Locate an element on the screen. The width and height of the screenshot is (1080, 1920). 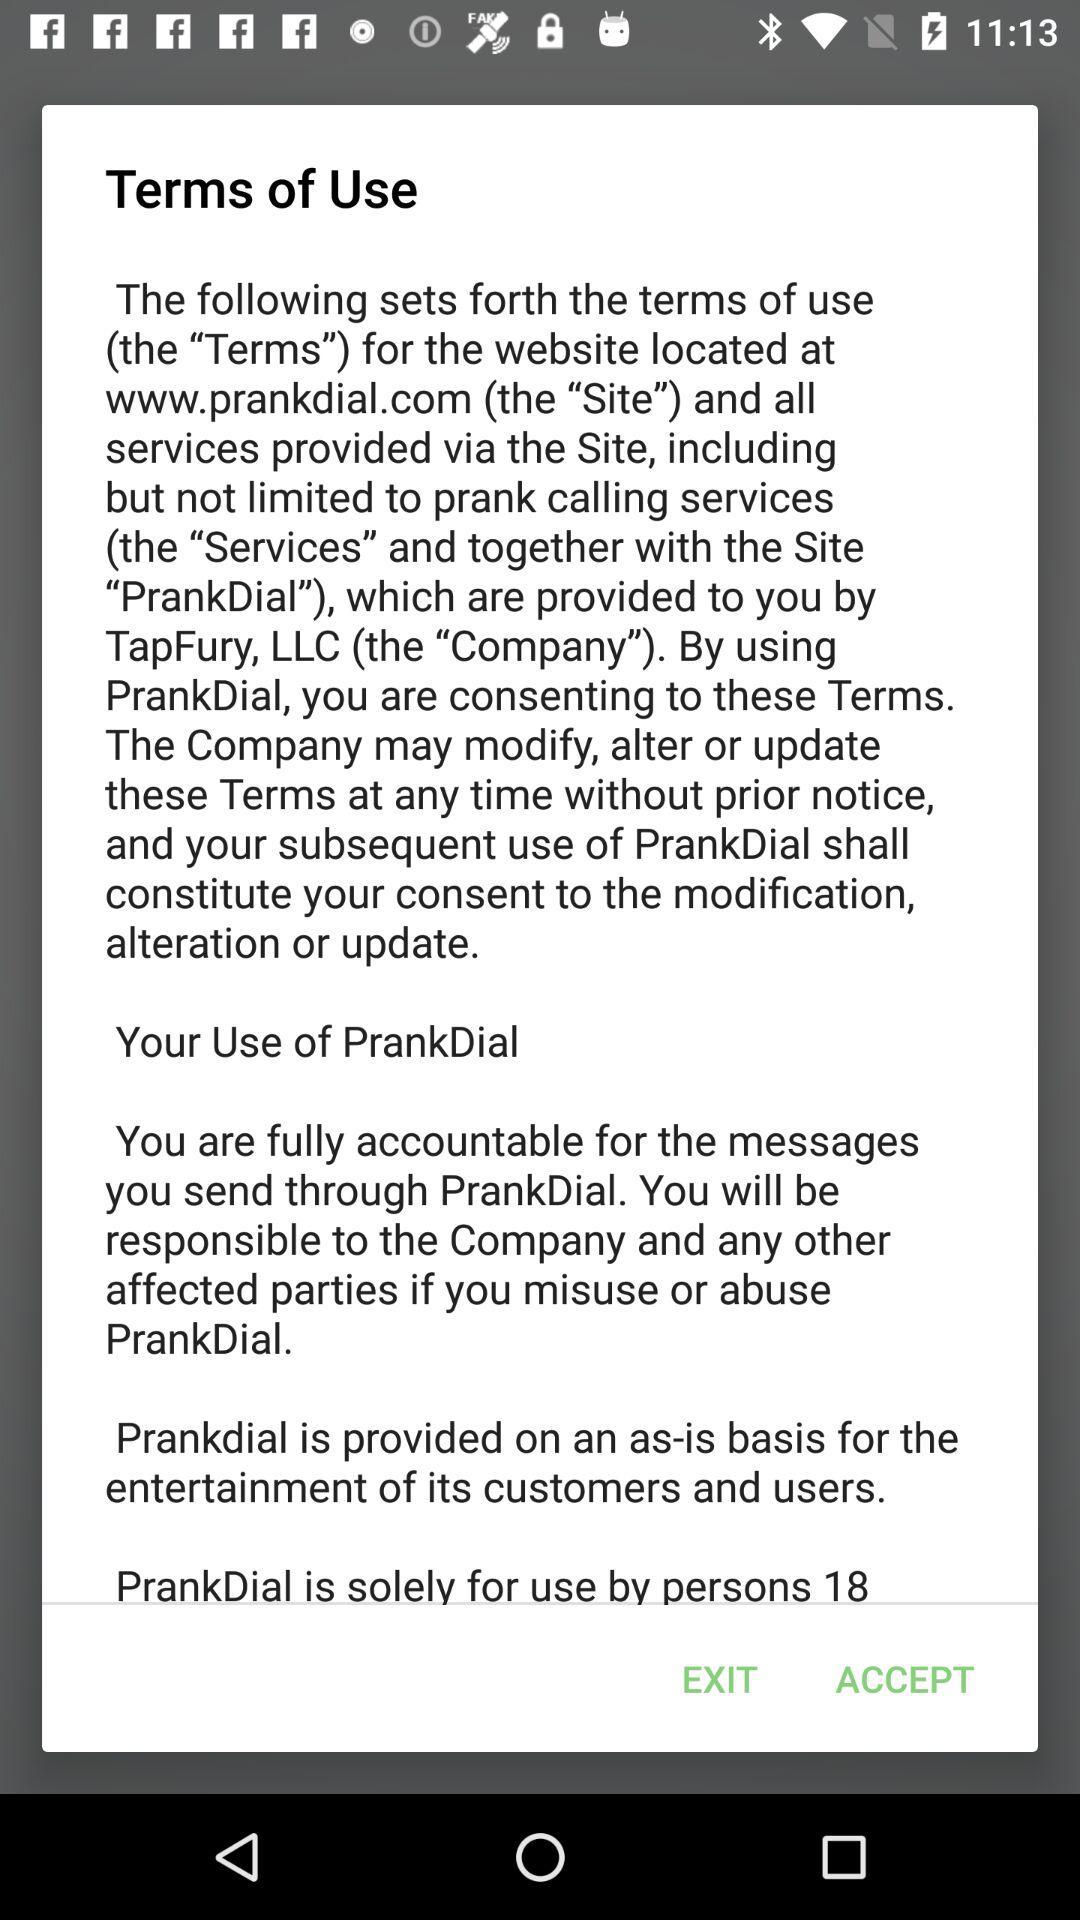
accept item is located at coordinates (905, 1678).